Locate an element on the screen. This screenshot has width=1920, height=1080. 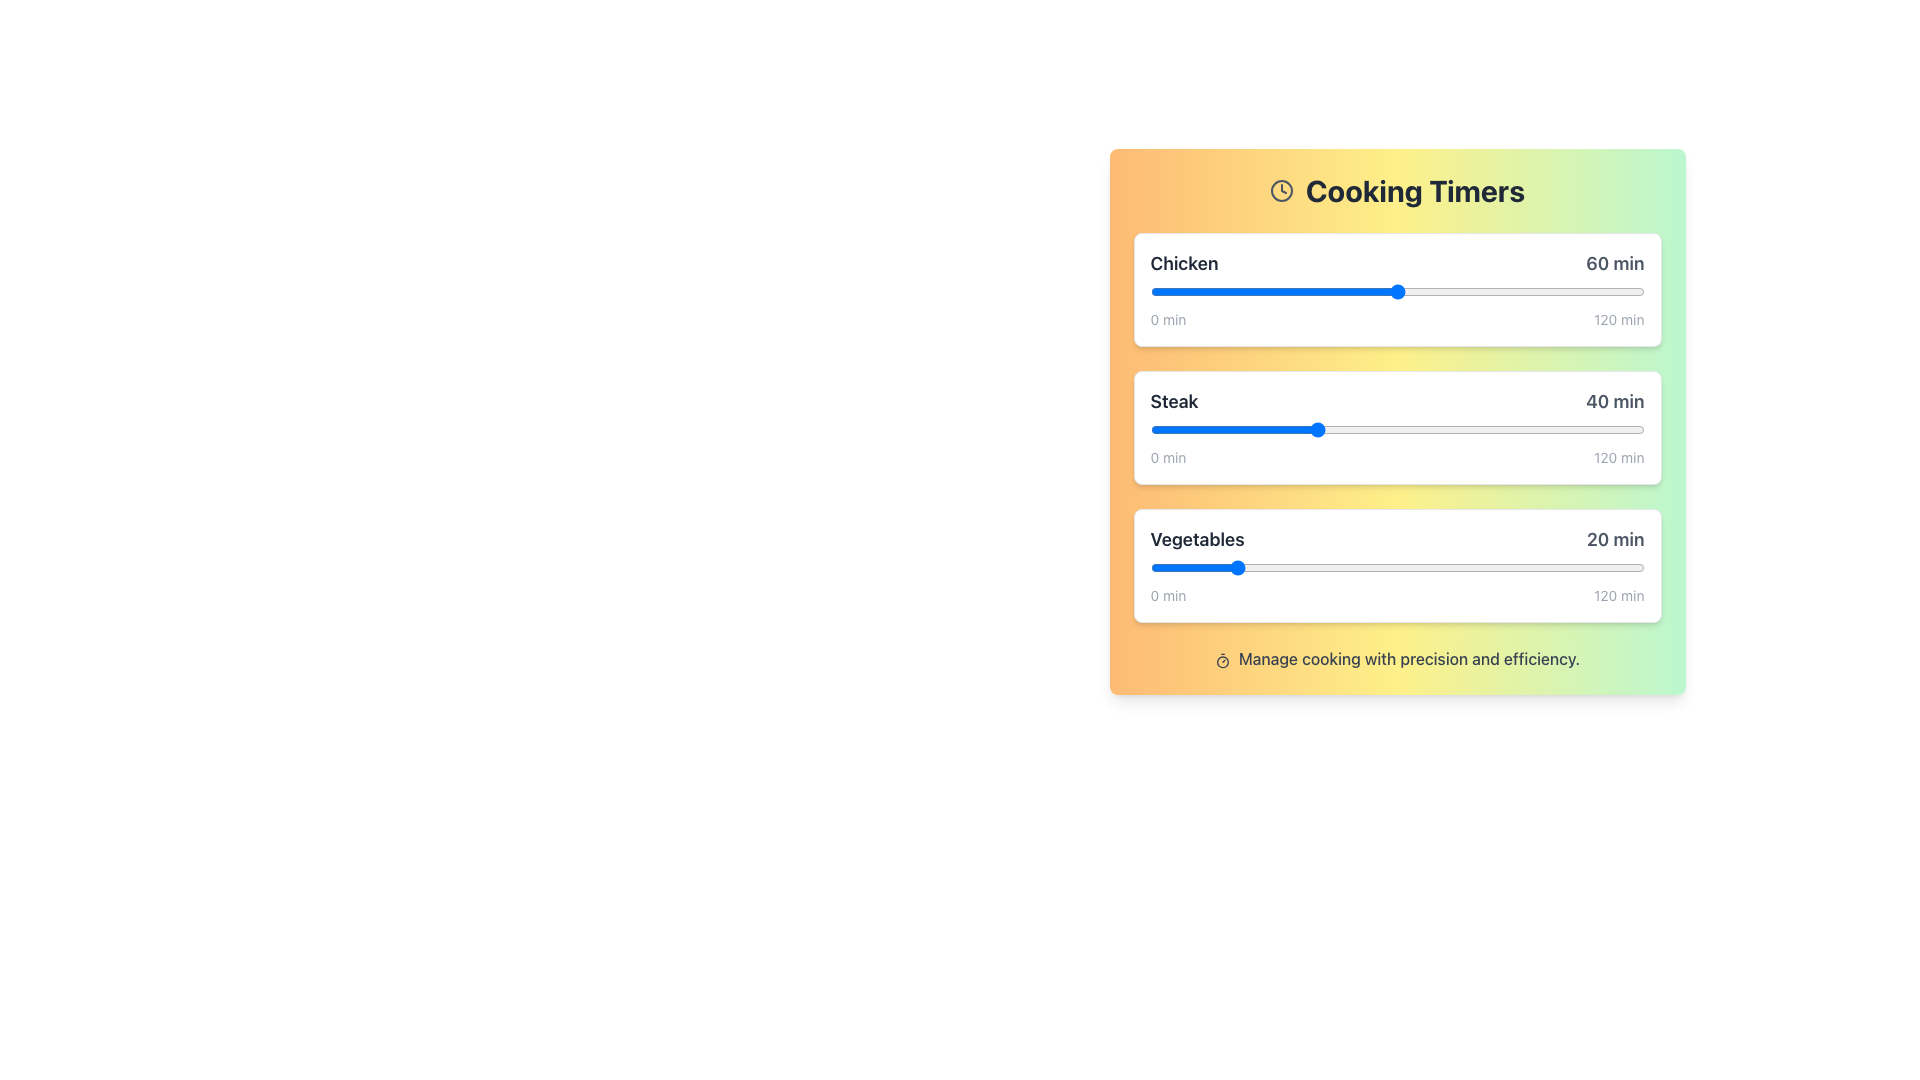
the timer for vegetables is located at coordinates (1310, 567).